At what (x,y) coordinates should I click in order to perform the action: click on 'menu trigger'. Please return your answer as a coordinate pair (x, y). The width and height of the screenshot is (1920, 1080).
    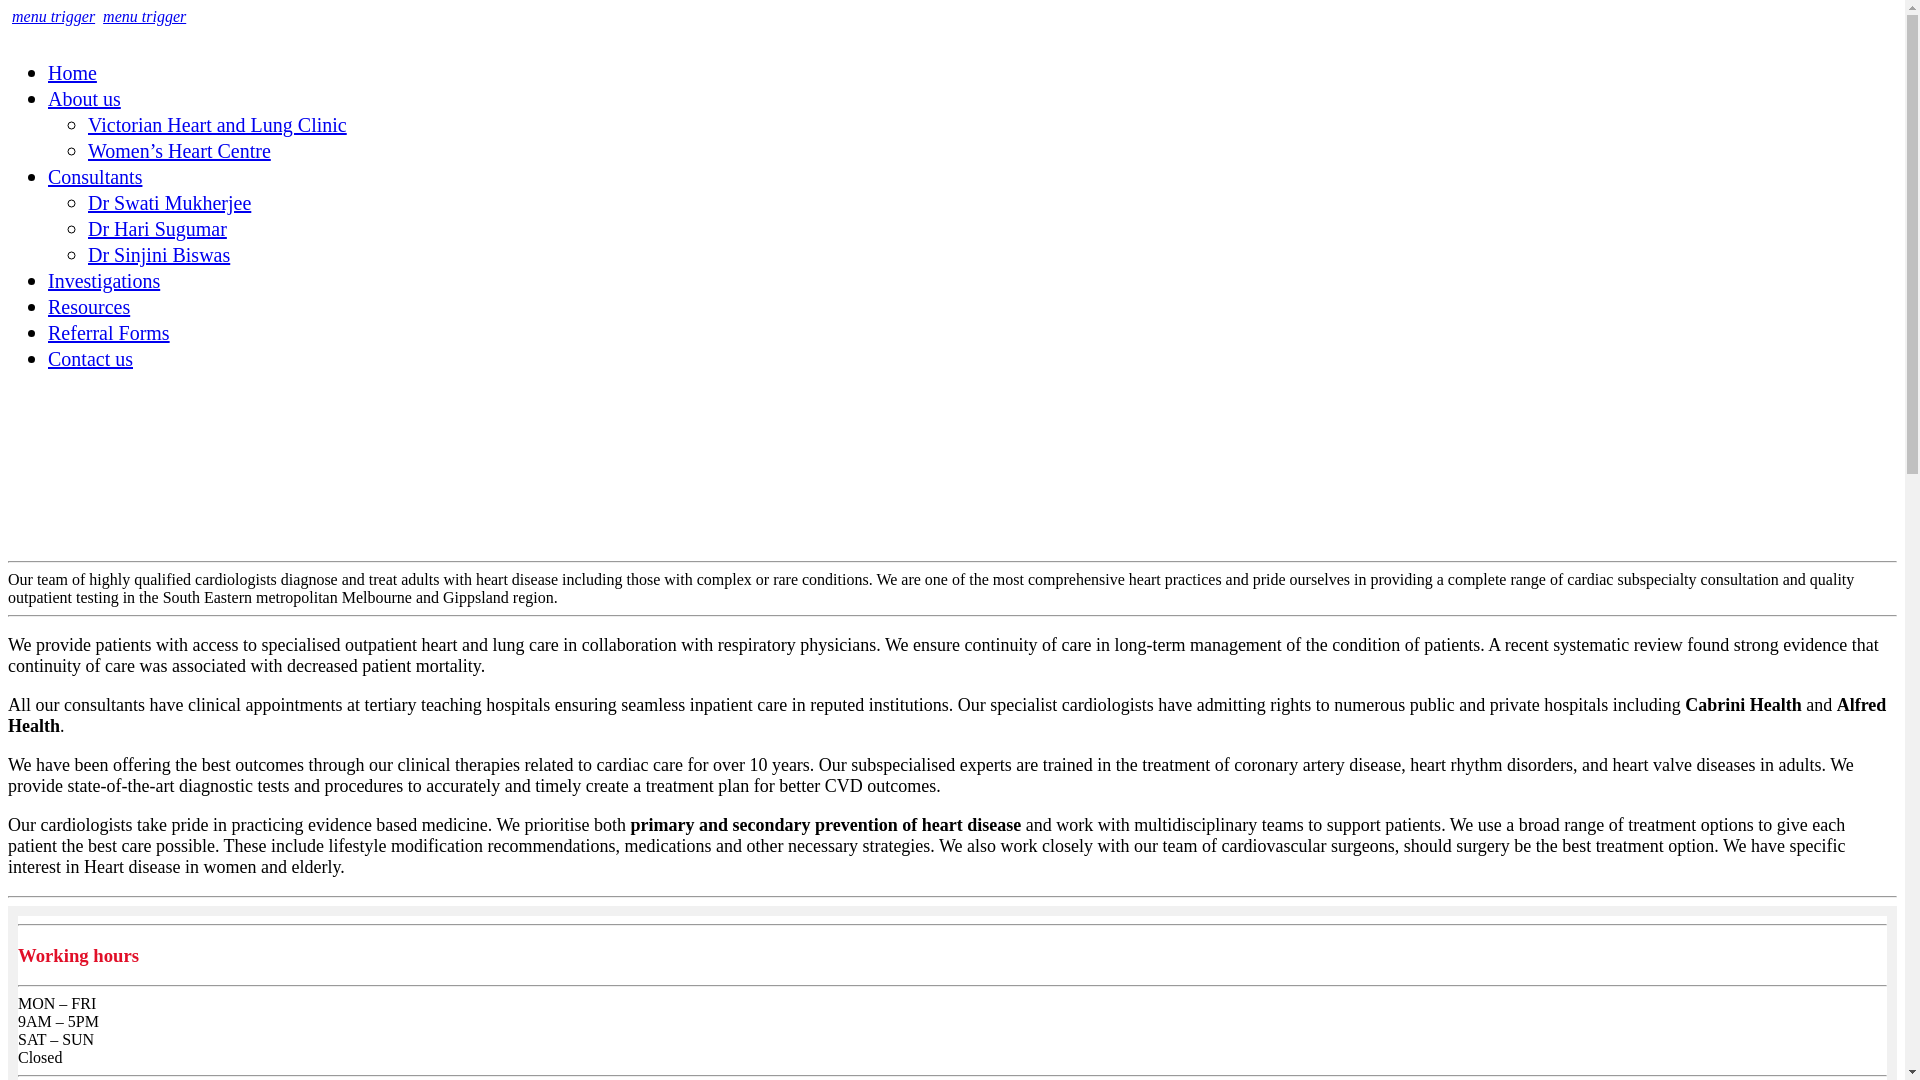
    Looking at the image, I should click on (53, 16).